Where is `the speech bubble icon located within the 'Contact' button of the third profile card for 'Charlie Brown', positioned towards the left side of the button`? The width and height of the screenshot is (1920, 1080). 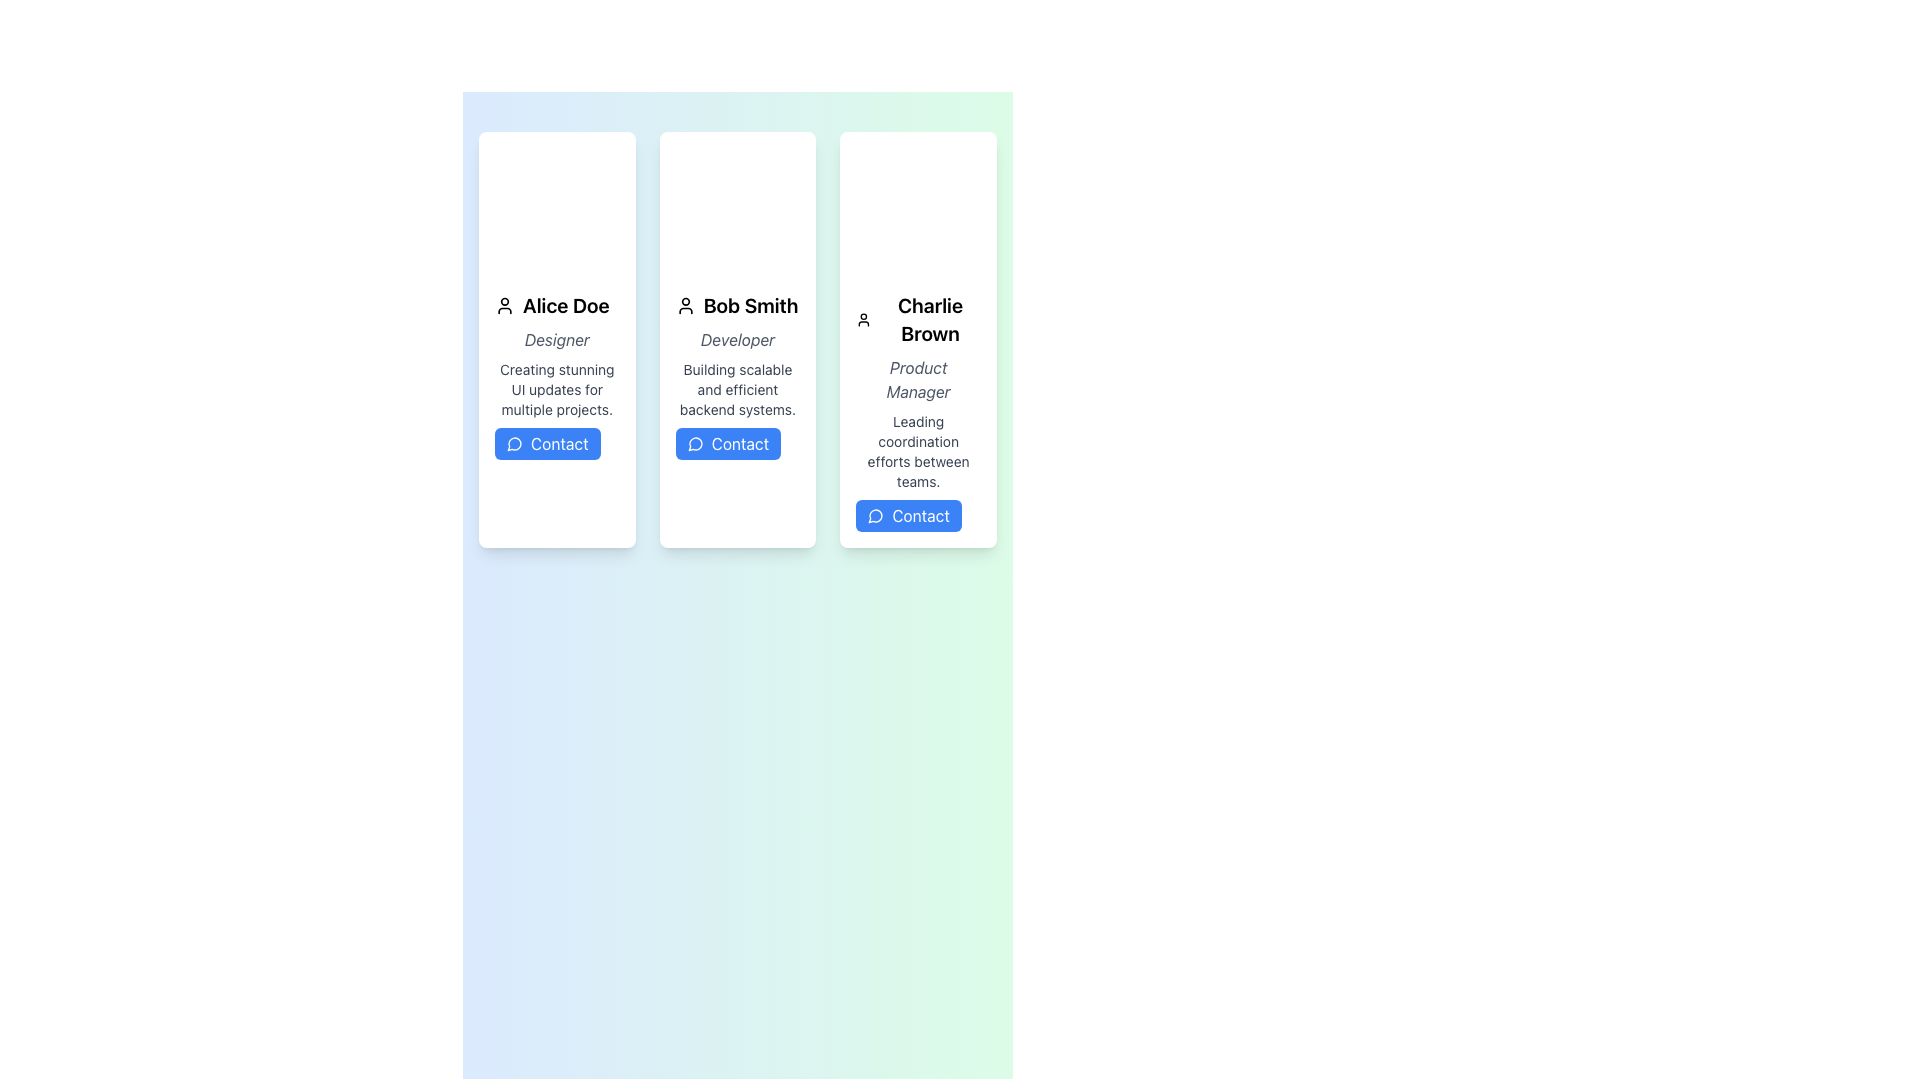 the speech bubble icon located within the 'Contact' button of the third profile card for 'Charlie Brown', positioned towards the left side of the button is located at coordinates (874, 515).